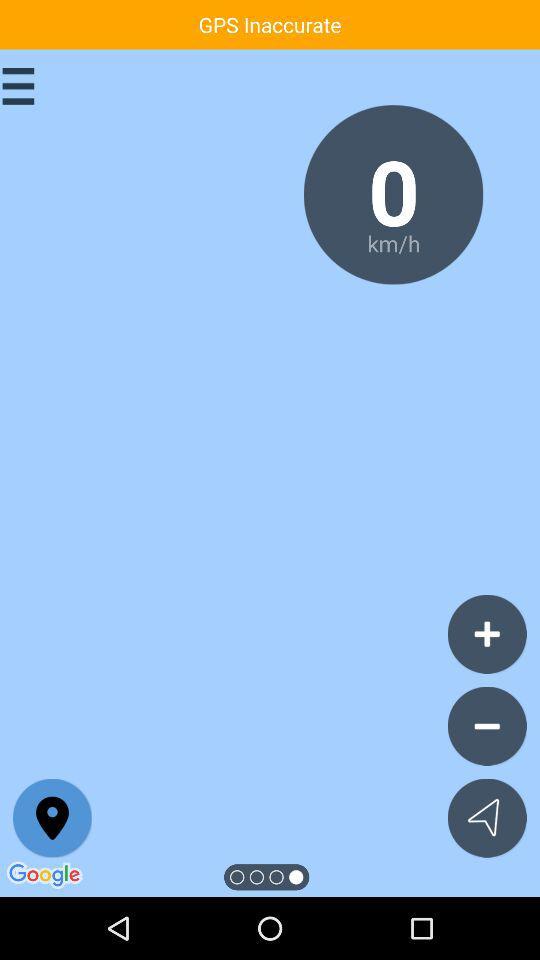 This screenshot has width=540, height=960. I want to click on the add icon, so click(486, 633).